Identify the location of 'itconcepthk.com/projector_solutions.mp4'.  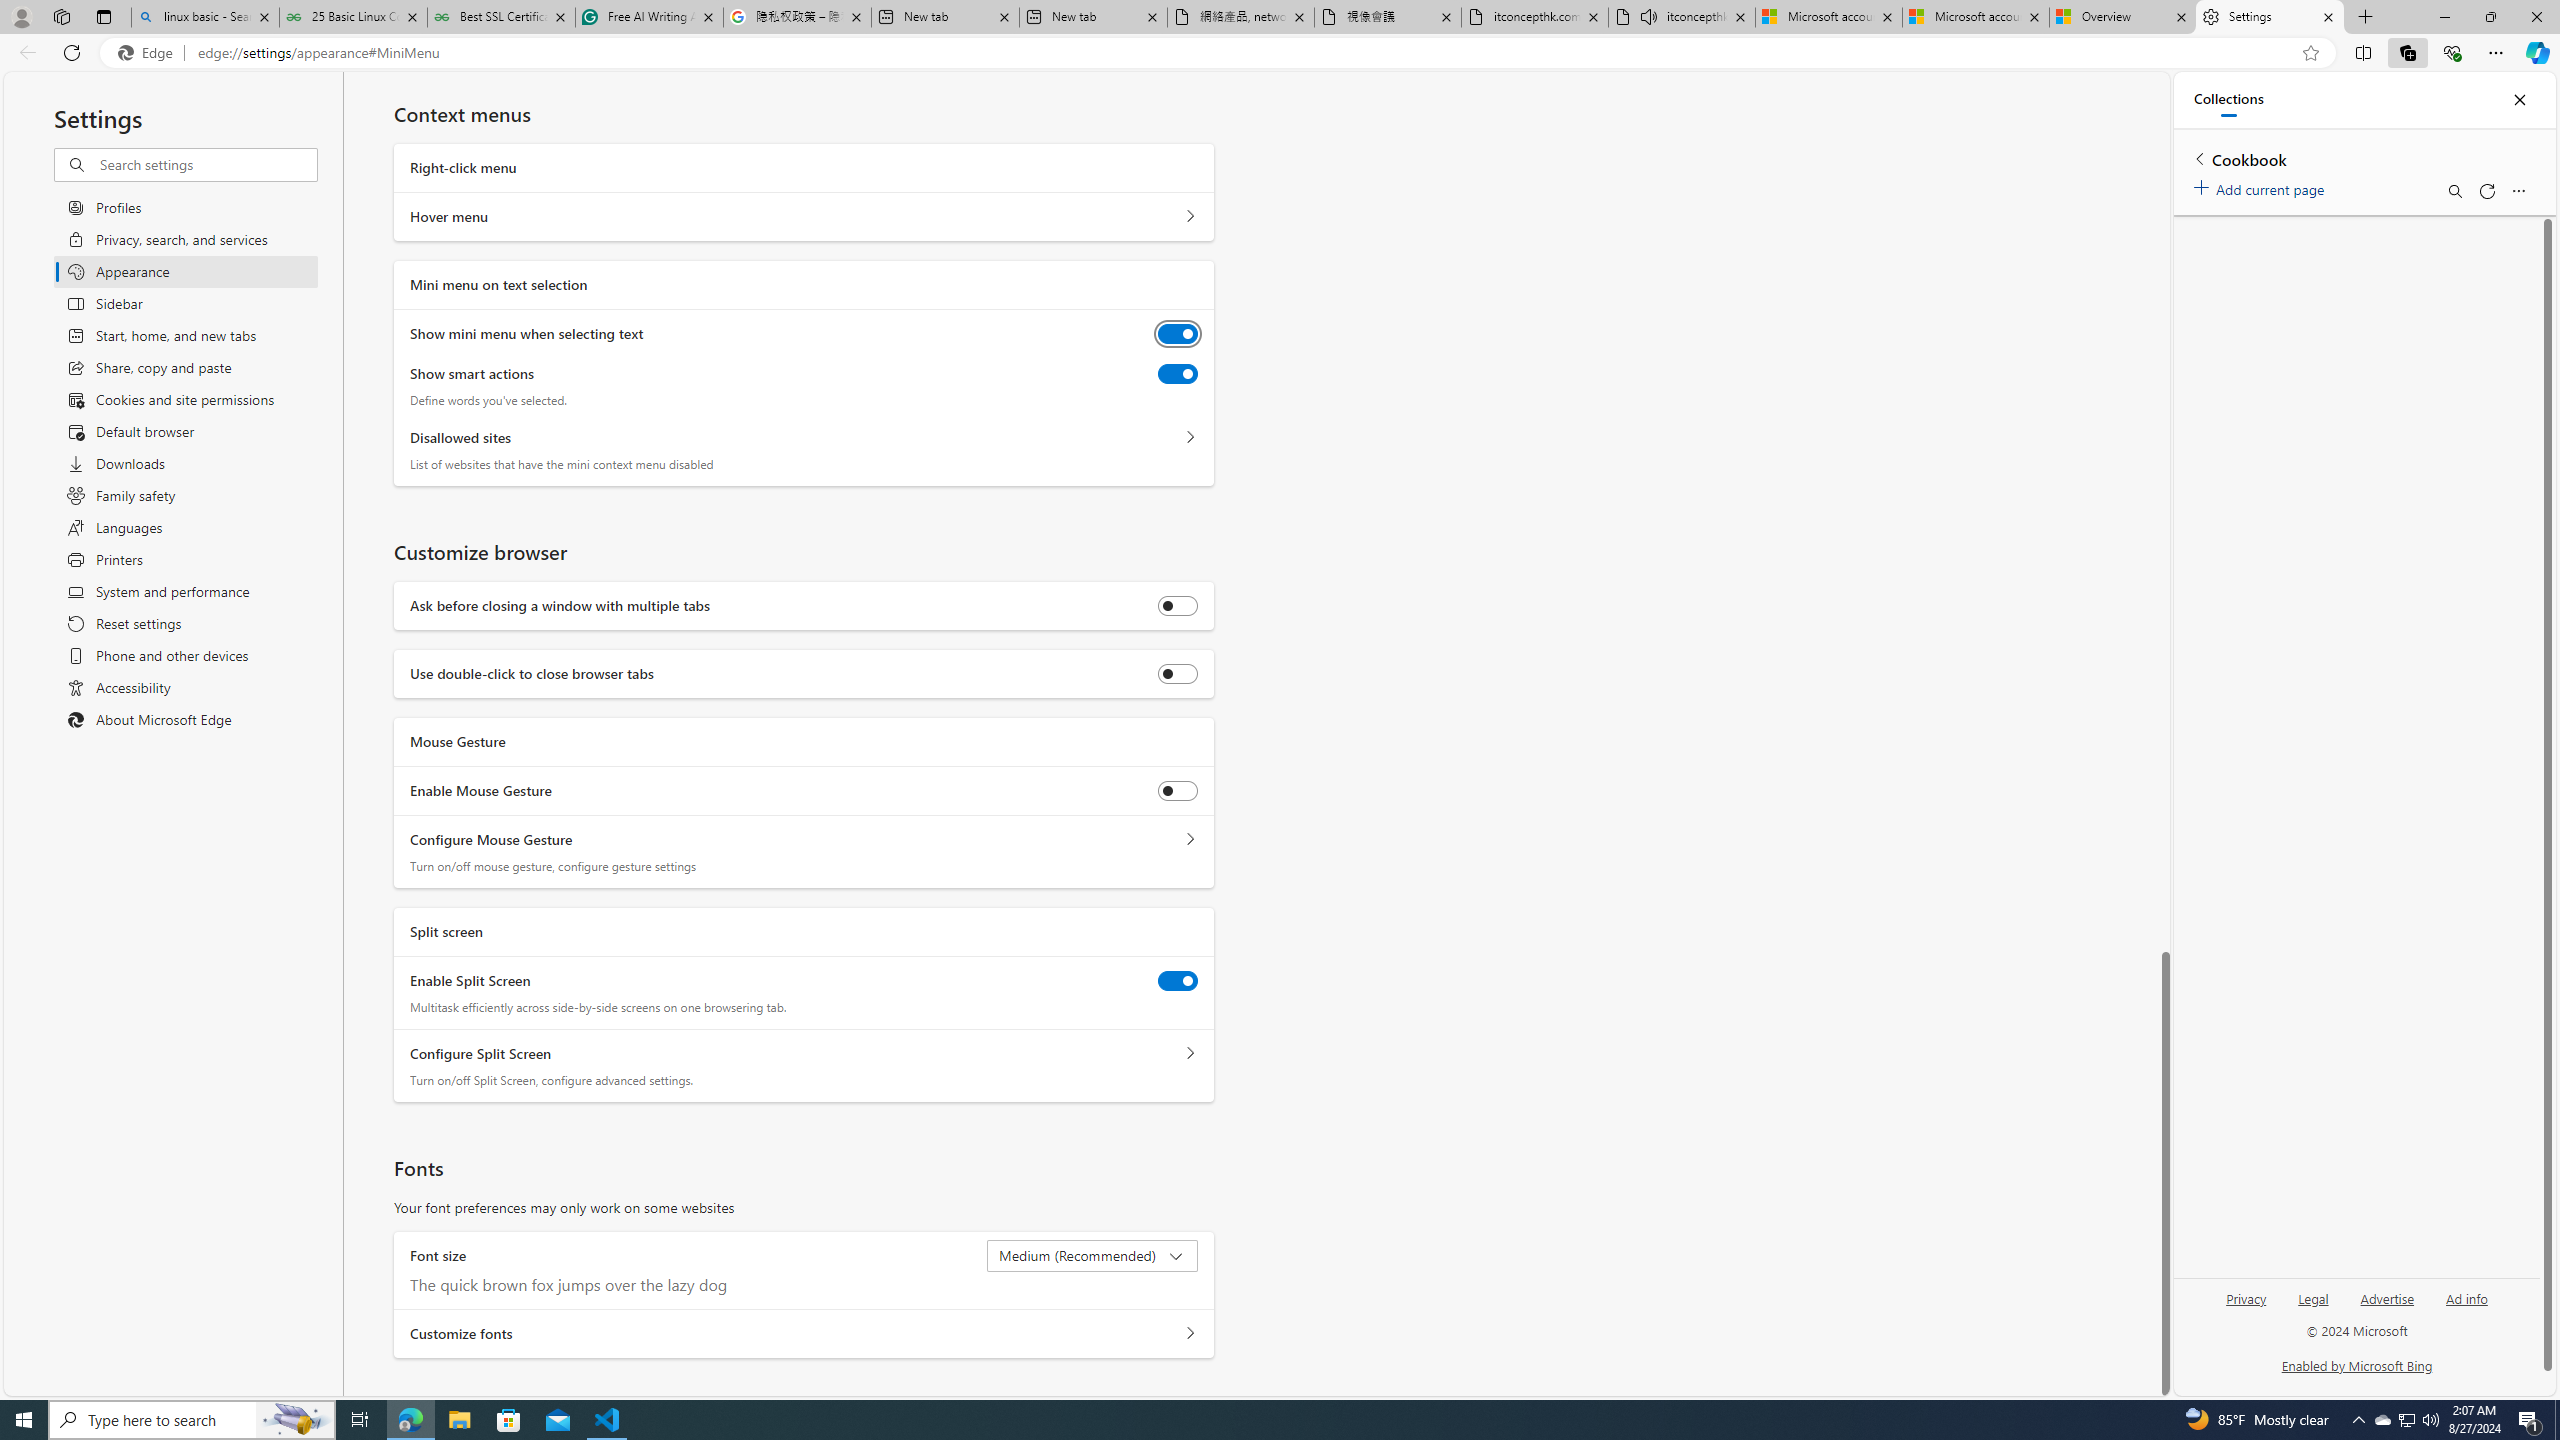
(1536, 16).